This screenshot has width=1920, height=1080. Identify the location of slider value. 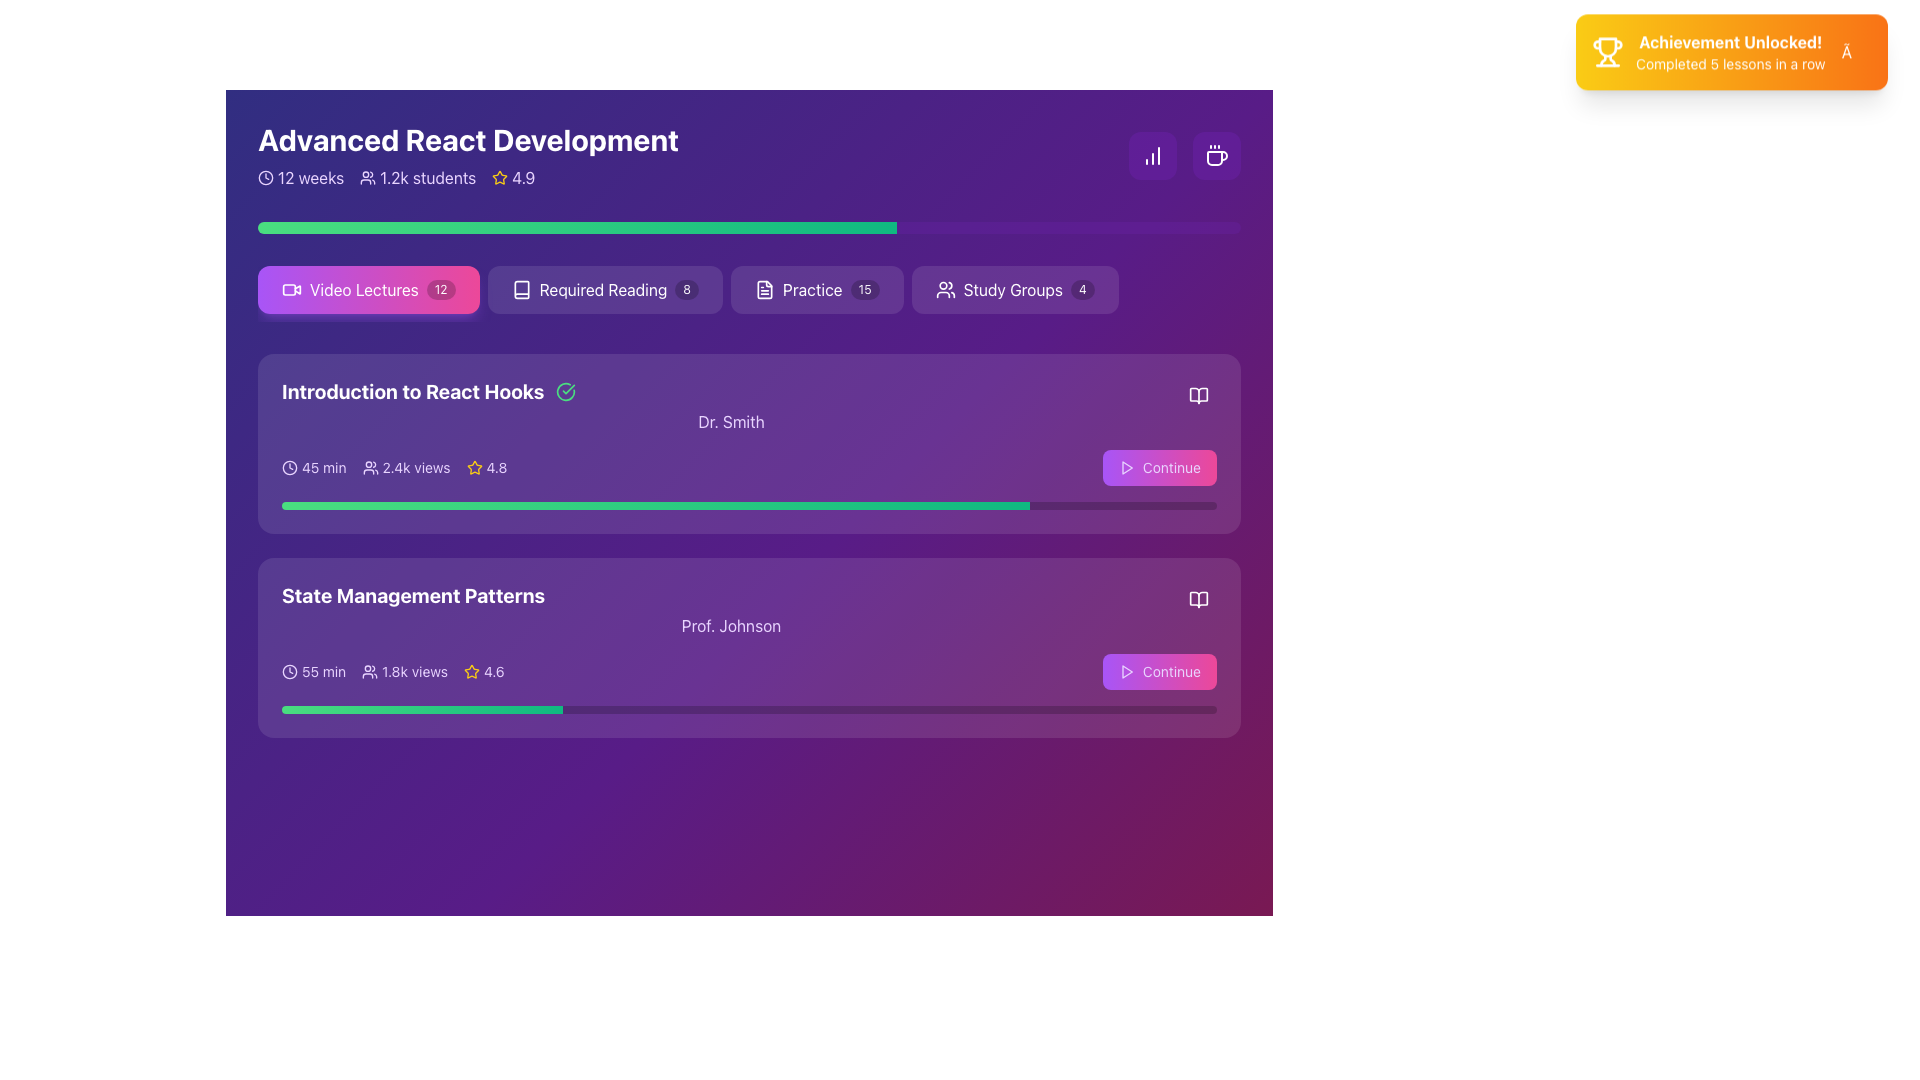
(865, 504).